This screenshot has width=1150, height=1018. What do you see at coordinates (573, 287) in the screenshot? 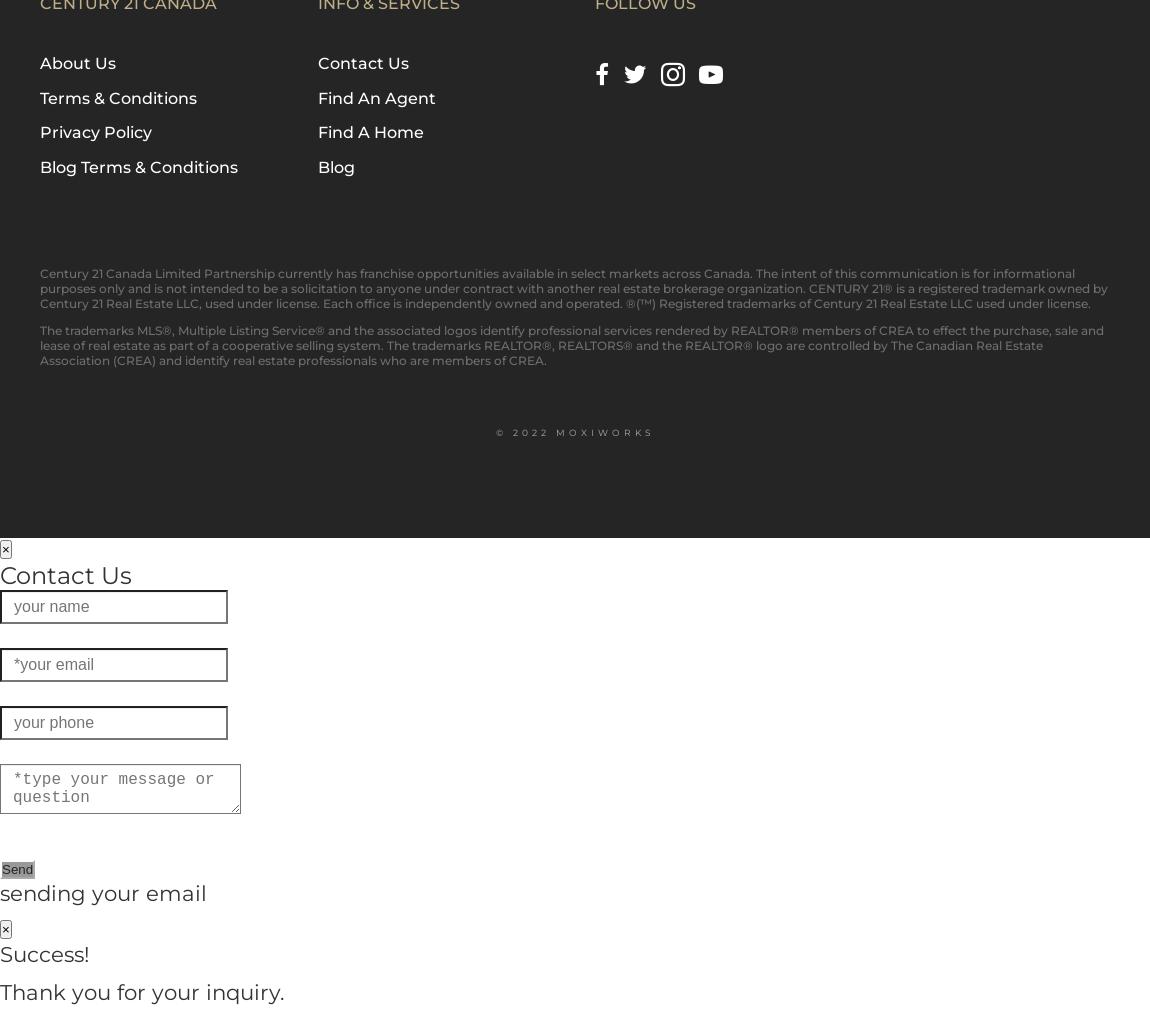
I see `'Century 21 Canada Limited Partnership currently has franchise opportunities available in select markets across Canada. The intent of this communication is for informational purposes only and is not intended to be a solicitation to anyone under contract with another real estate brokerage organization. CENTURY 21® is a registered trademark owned by Century 21 Real Estate LLC, used under license. Each office is independently owned and operated. ®(™) Registered trademarks of Century 21 Real Estate LLC used under license.'` at bounding box center [573, 287].